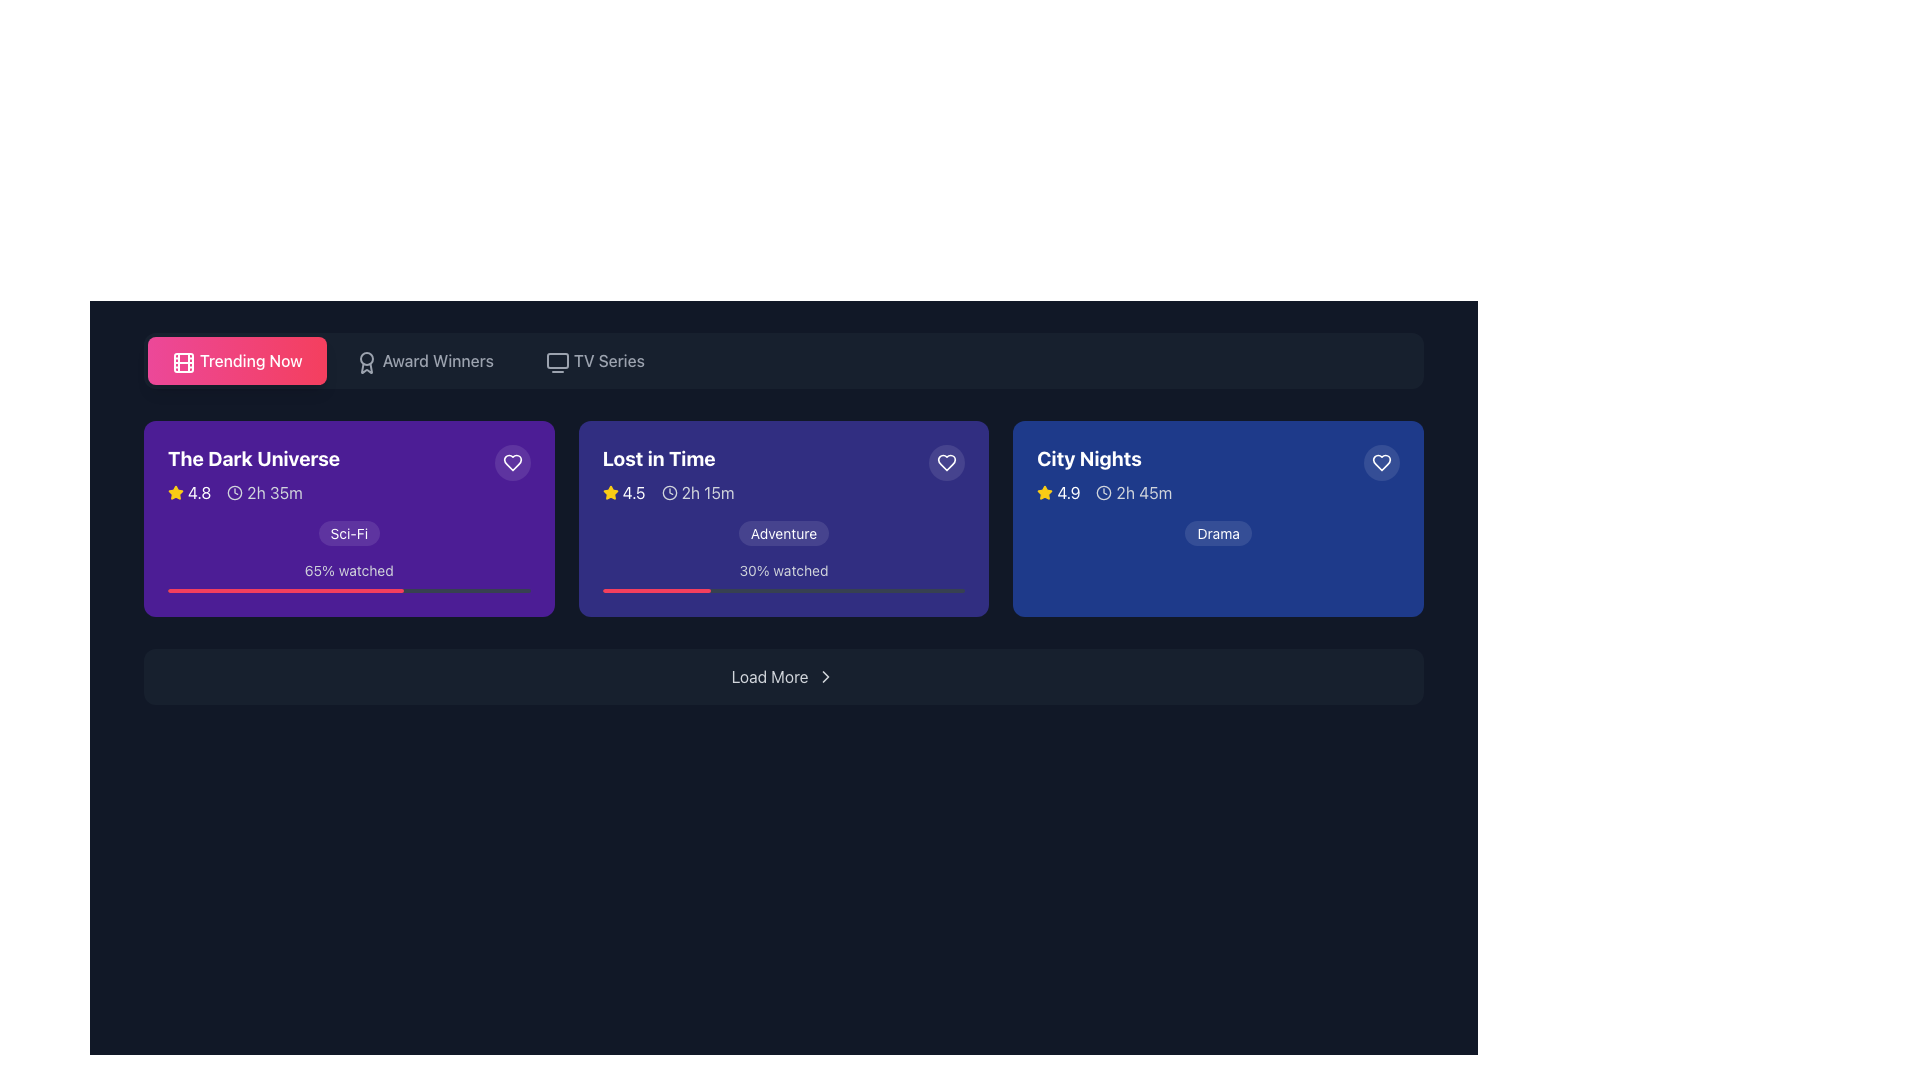 This screenshot has width=1920, height=1080. Describe the element at coordinates (512, 462) in the screenshot. I see `the favorite button located in the top-right corner of the purple card titled 'The Dark Universe' to mark it as favorite` at that location.